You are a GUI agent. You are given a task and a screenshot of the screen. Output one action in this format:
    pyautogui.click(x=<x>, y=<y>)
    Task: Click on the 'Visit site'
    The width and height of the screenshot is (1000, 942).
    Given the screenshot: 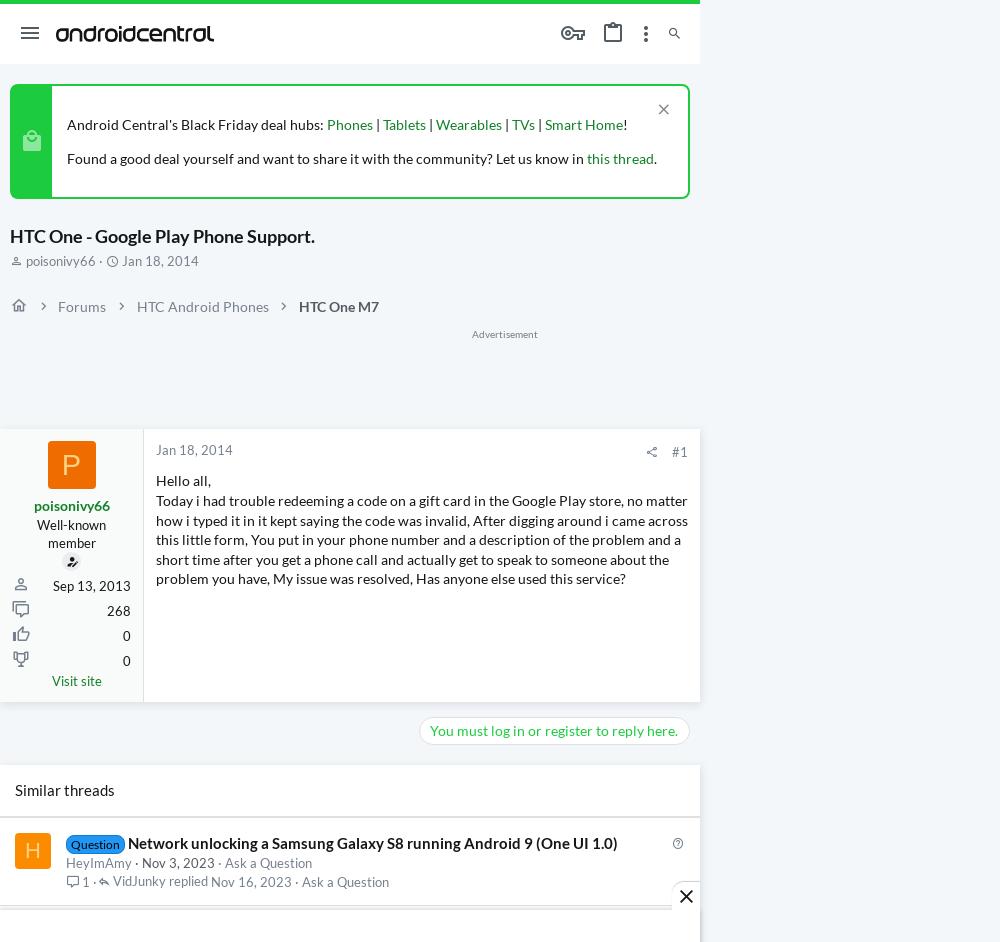 What is the action you would take?
    pyautogui.click(x=76, y=680)
    